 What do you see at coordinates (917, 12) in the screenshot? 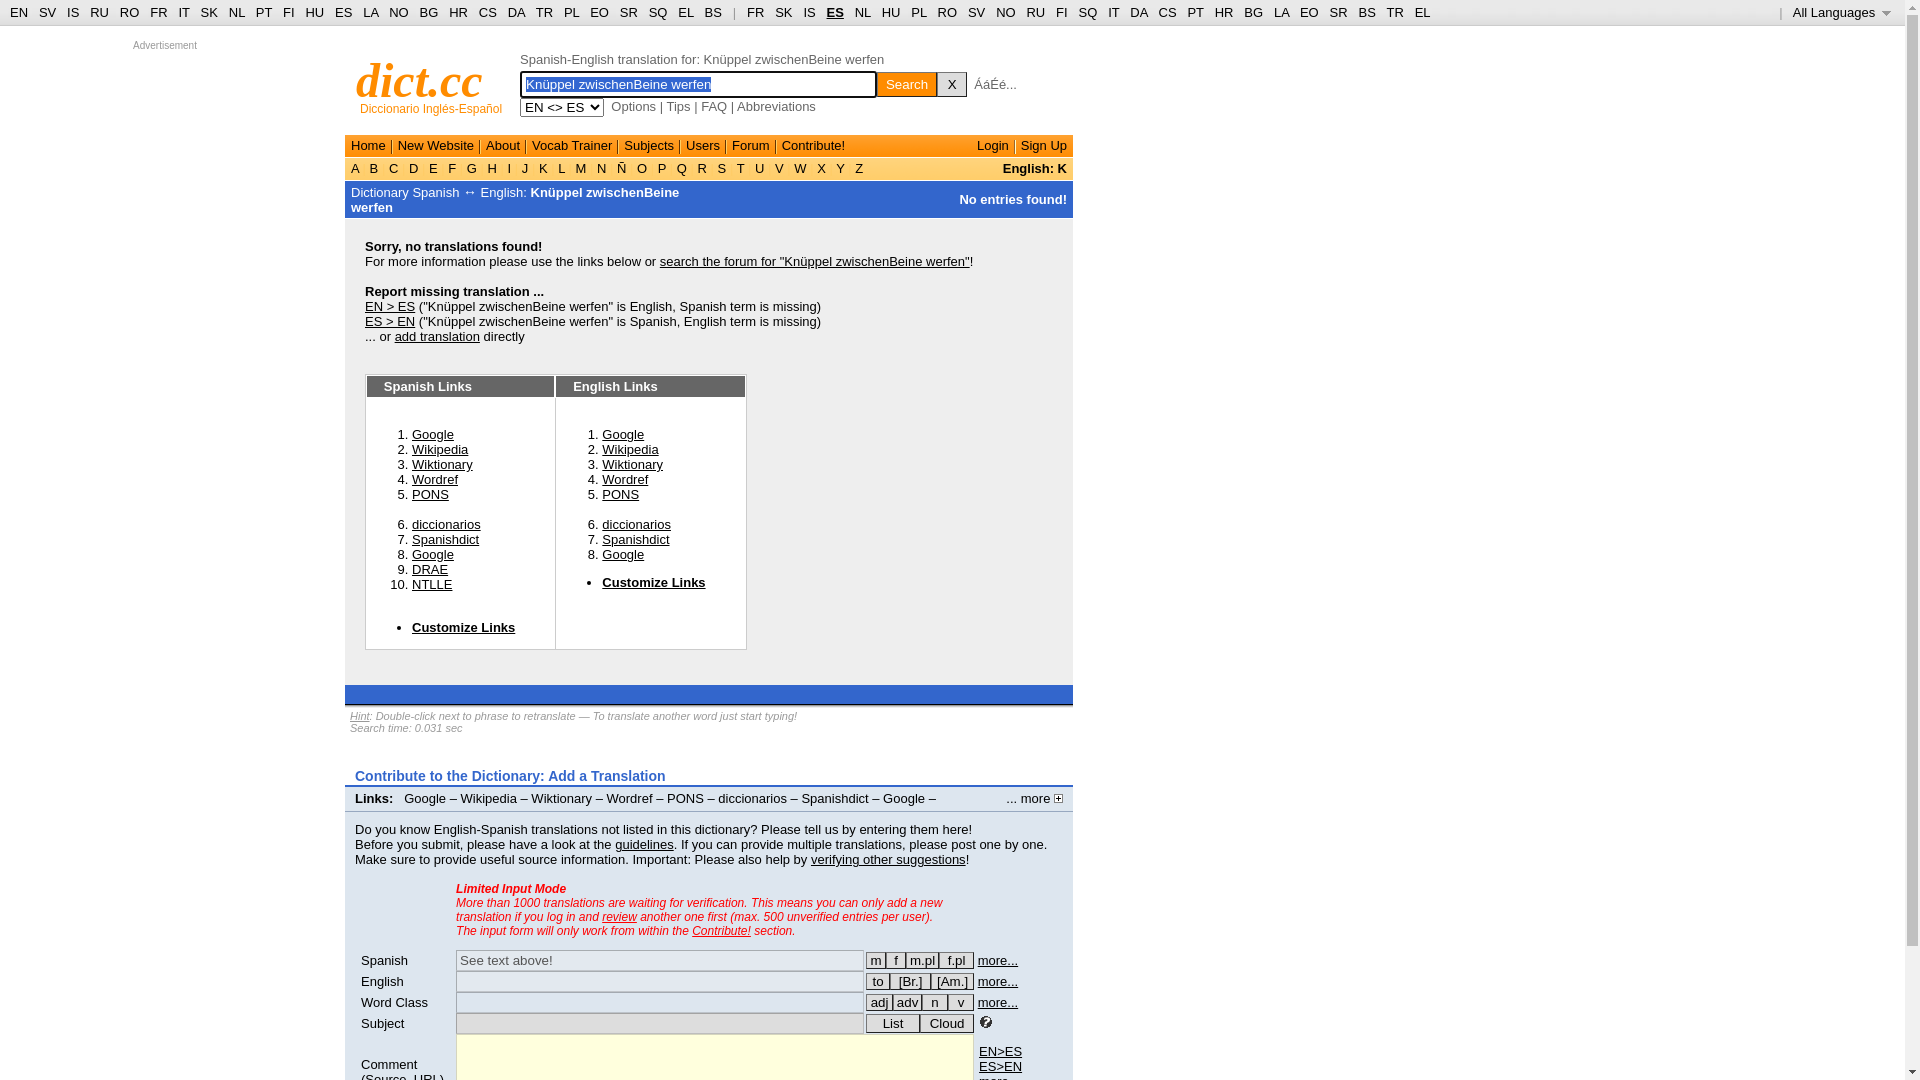
I see `'PL'` at bounding box center [917, 12].